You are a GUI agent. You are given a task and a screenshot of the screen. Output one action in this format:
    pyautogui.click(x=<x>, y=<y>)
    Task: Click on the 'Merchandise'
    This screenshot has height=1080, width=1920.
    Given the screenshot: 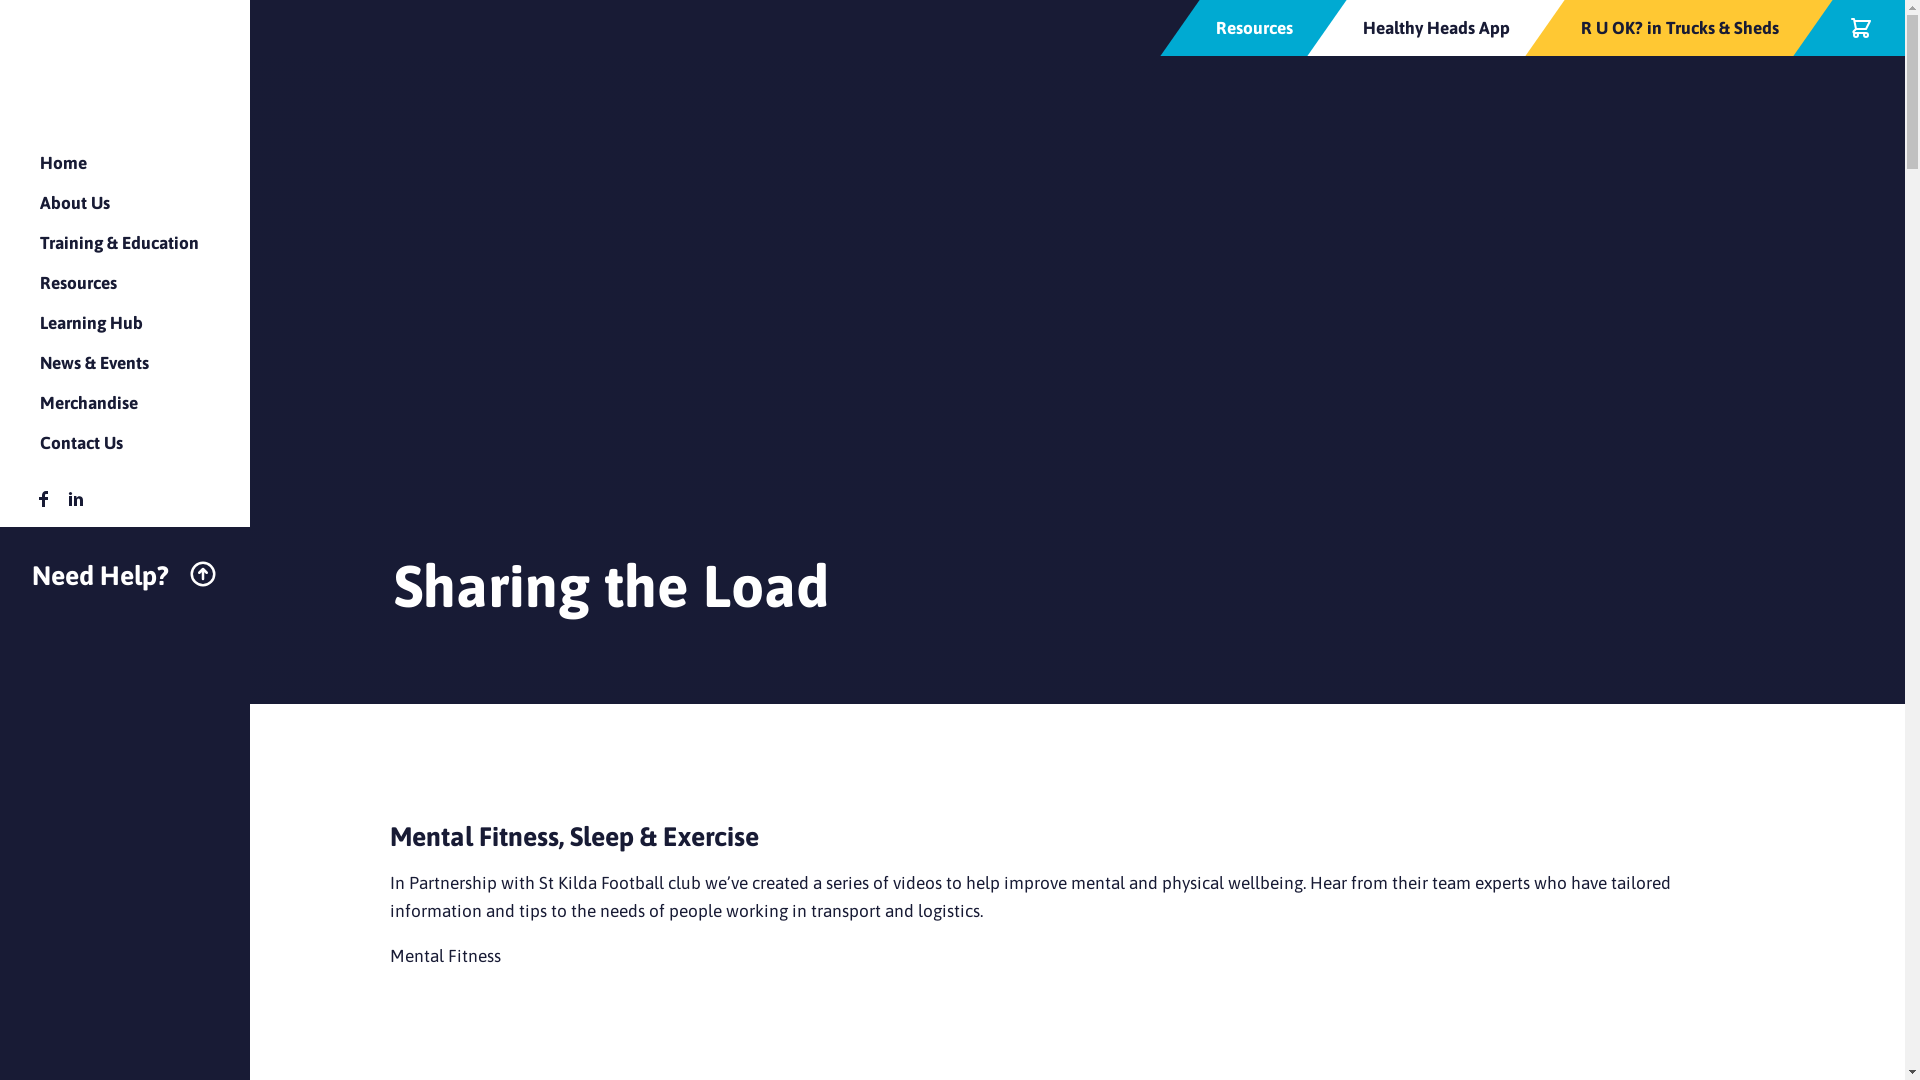 What is the action you would take?
    pyautogui.click(x=88, y=402)
    